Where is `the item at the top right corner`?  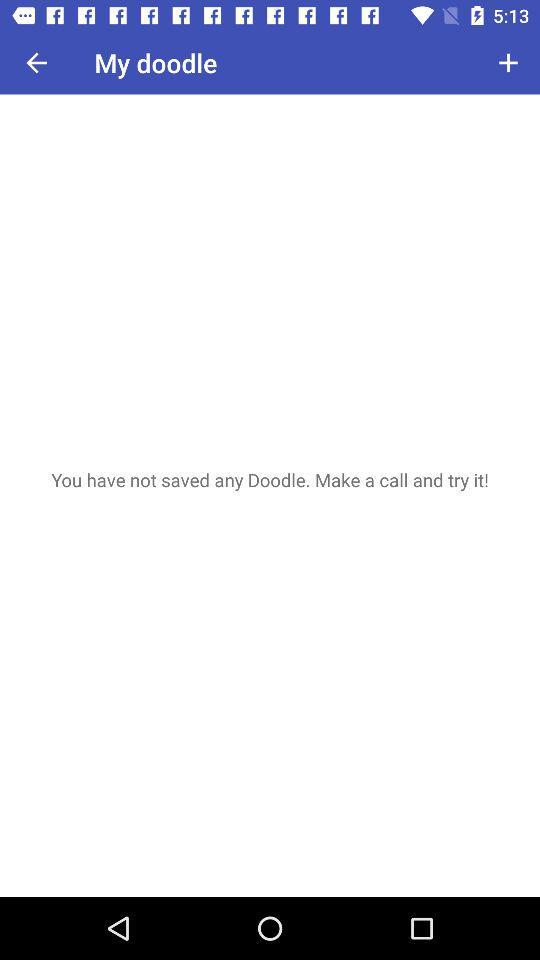
the item at the top right corner is located at coordinates (508, 62).